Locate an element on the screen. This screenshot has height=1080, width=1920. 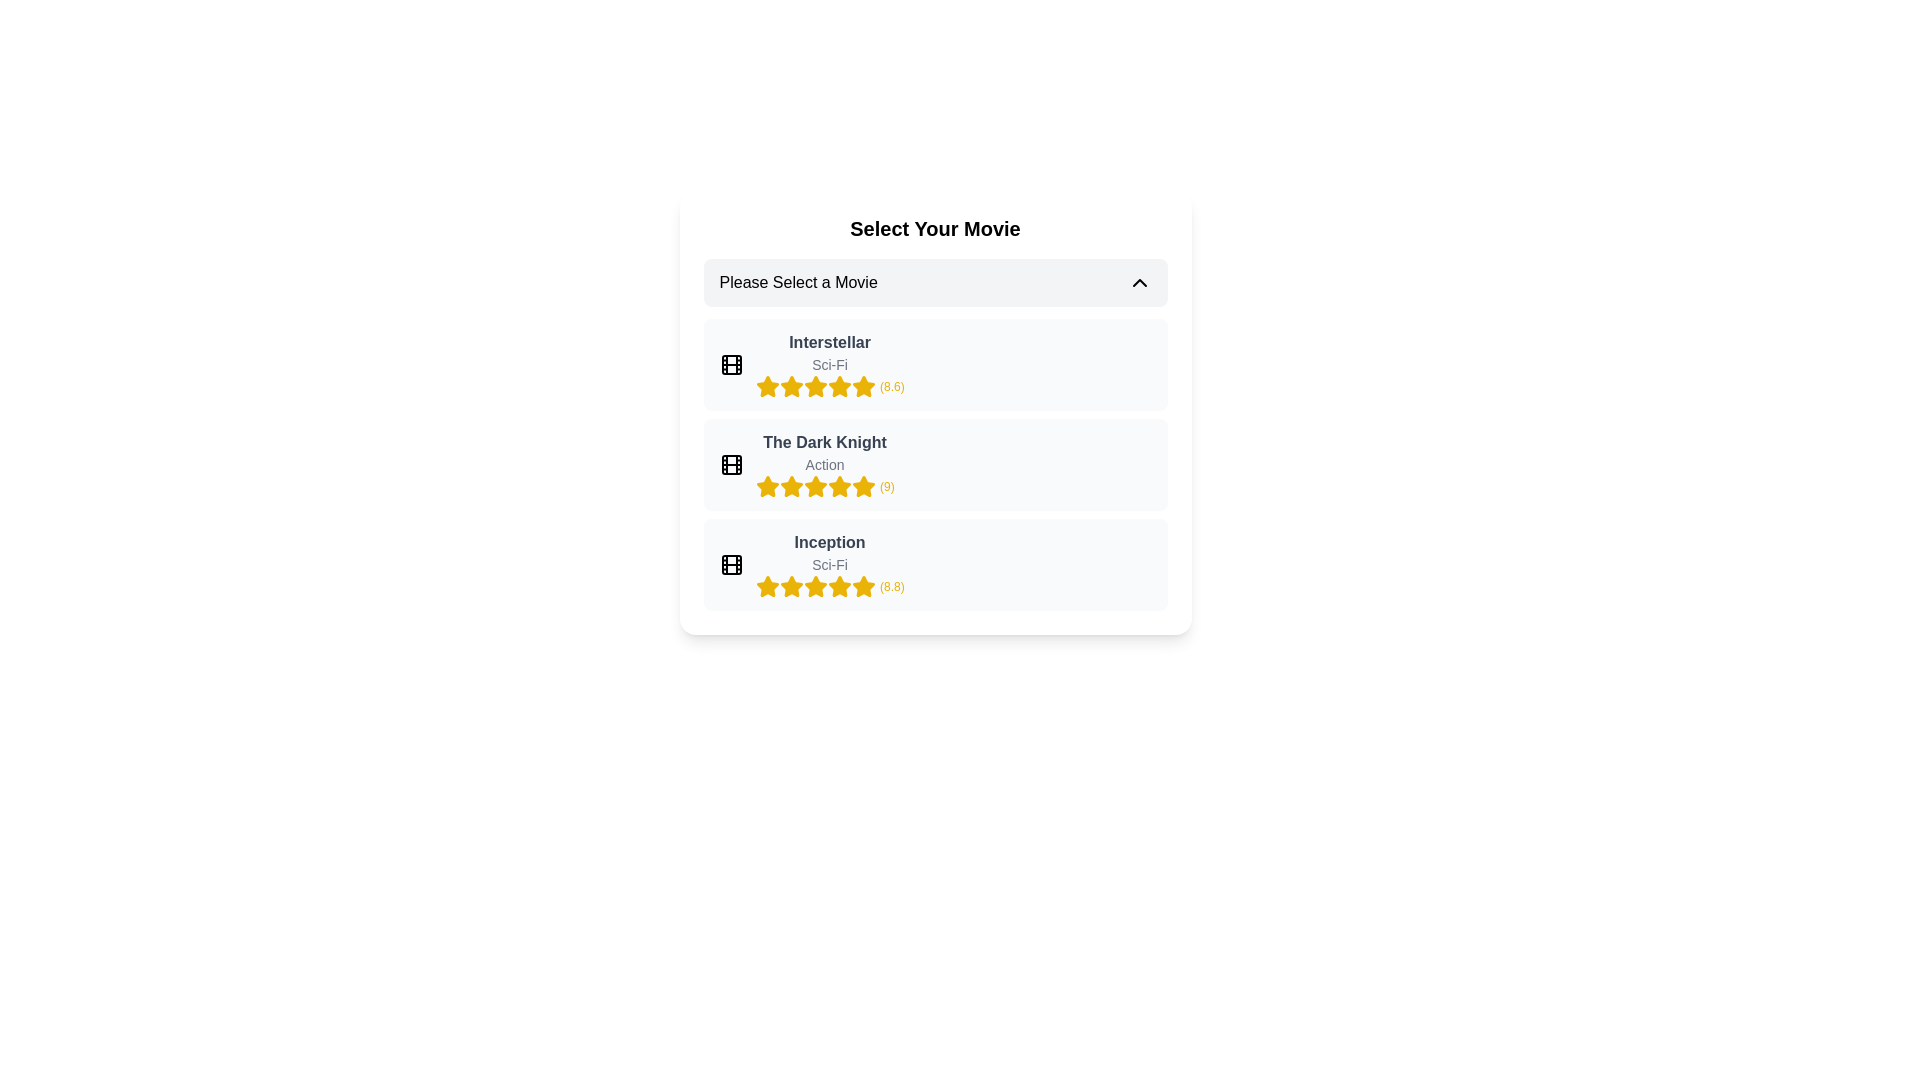
the film strip icon located next to the title and description of the movie 'Inception' in the movie selection list is located at coordinates (730, 564).